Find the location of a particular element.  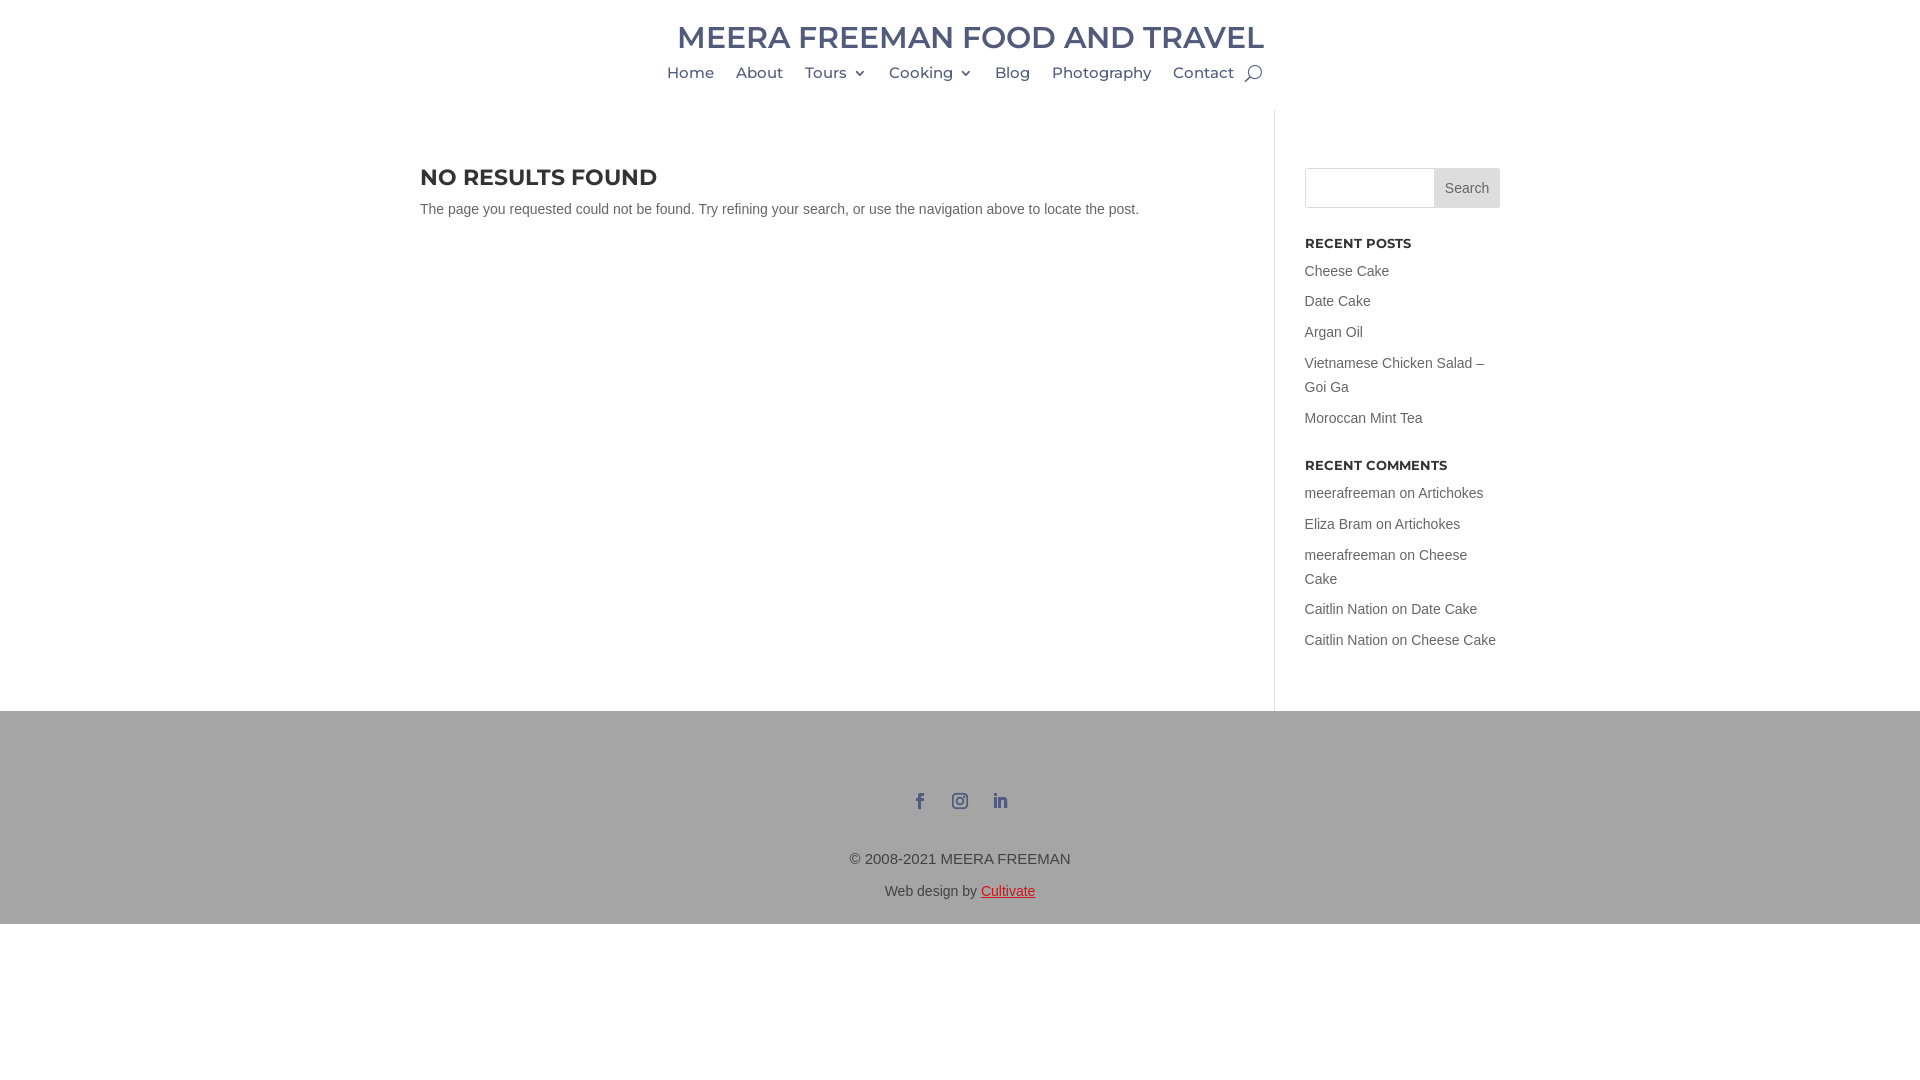

'meerafreeman' is located at coordinates (1350, 493).